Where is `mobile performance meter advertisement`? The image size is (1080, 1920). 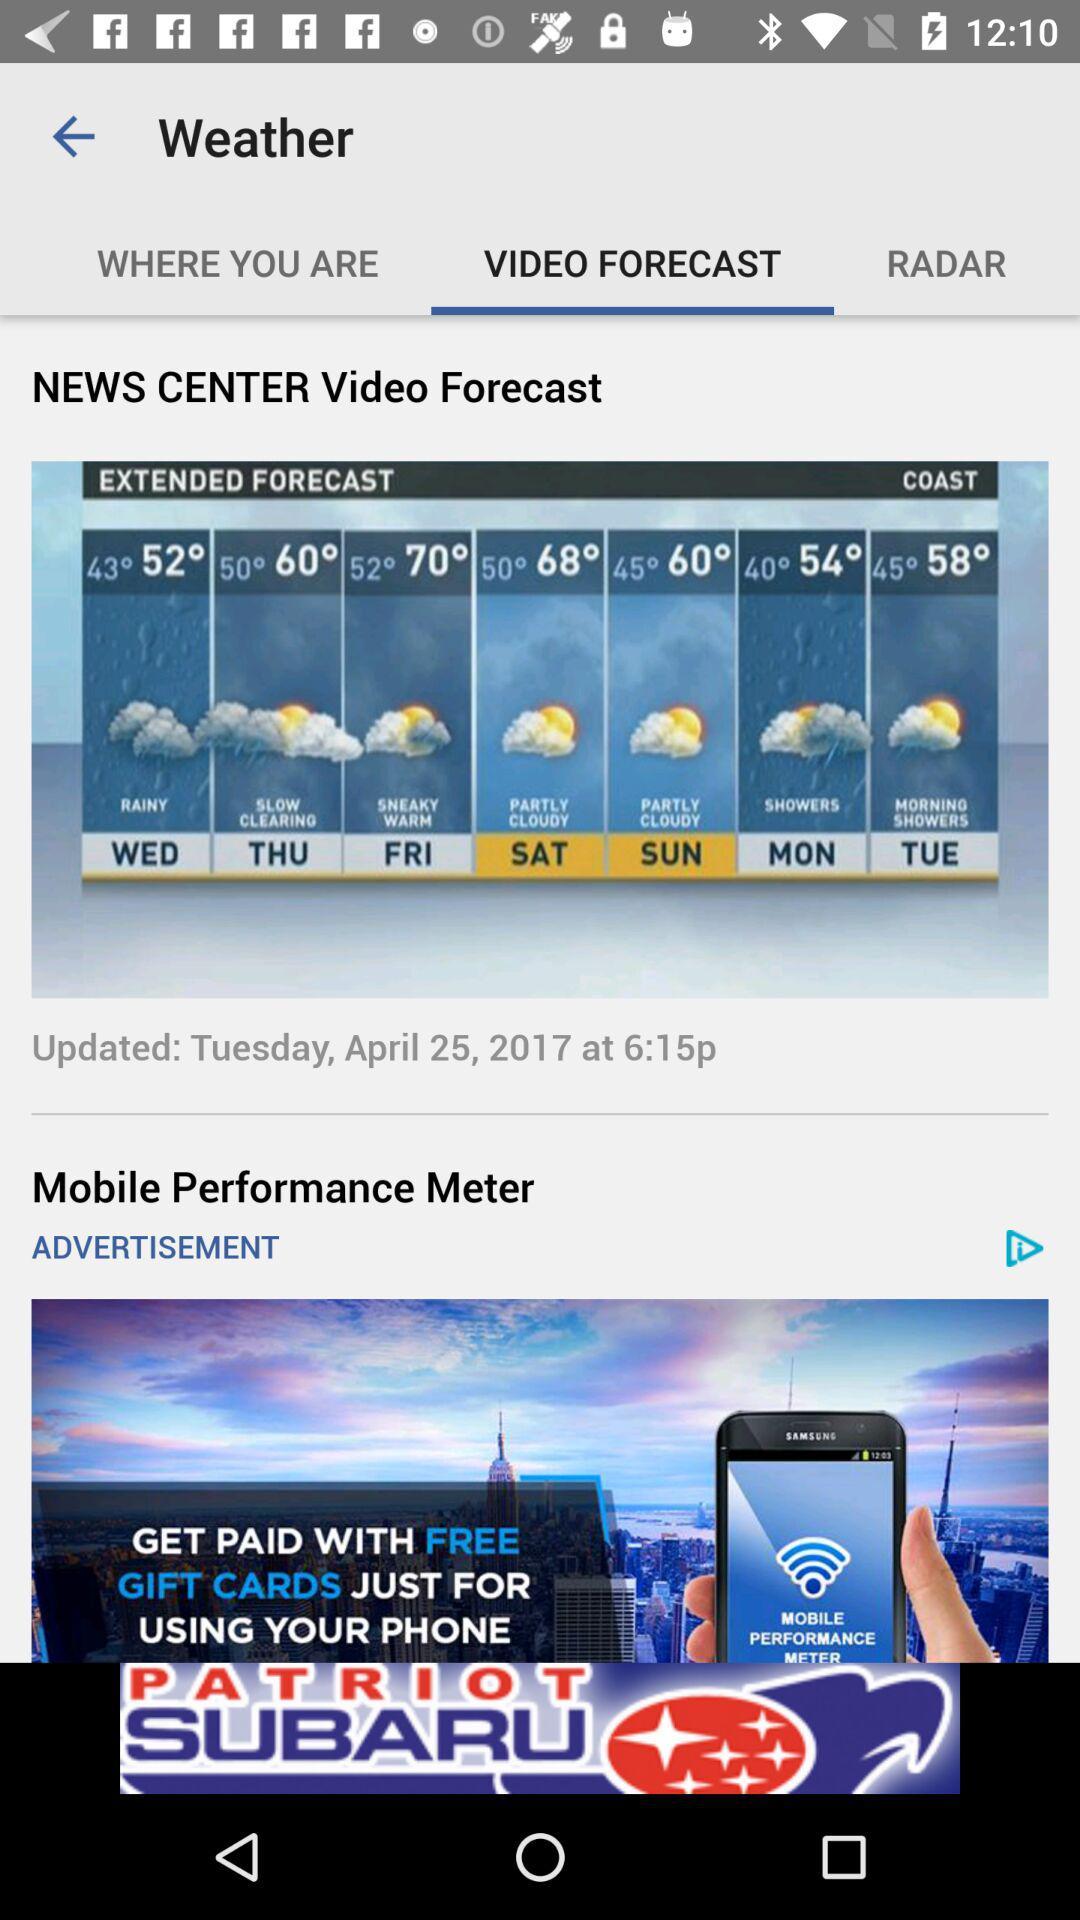
mobile performance meter advertisement is located at coordinates (540, 1480).